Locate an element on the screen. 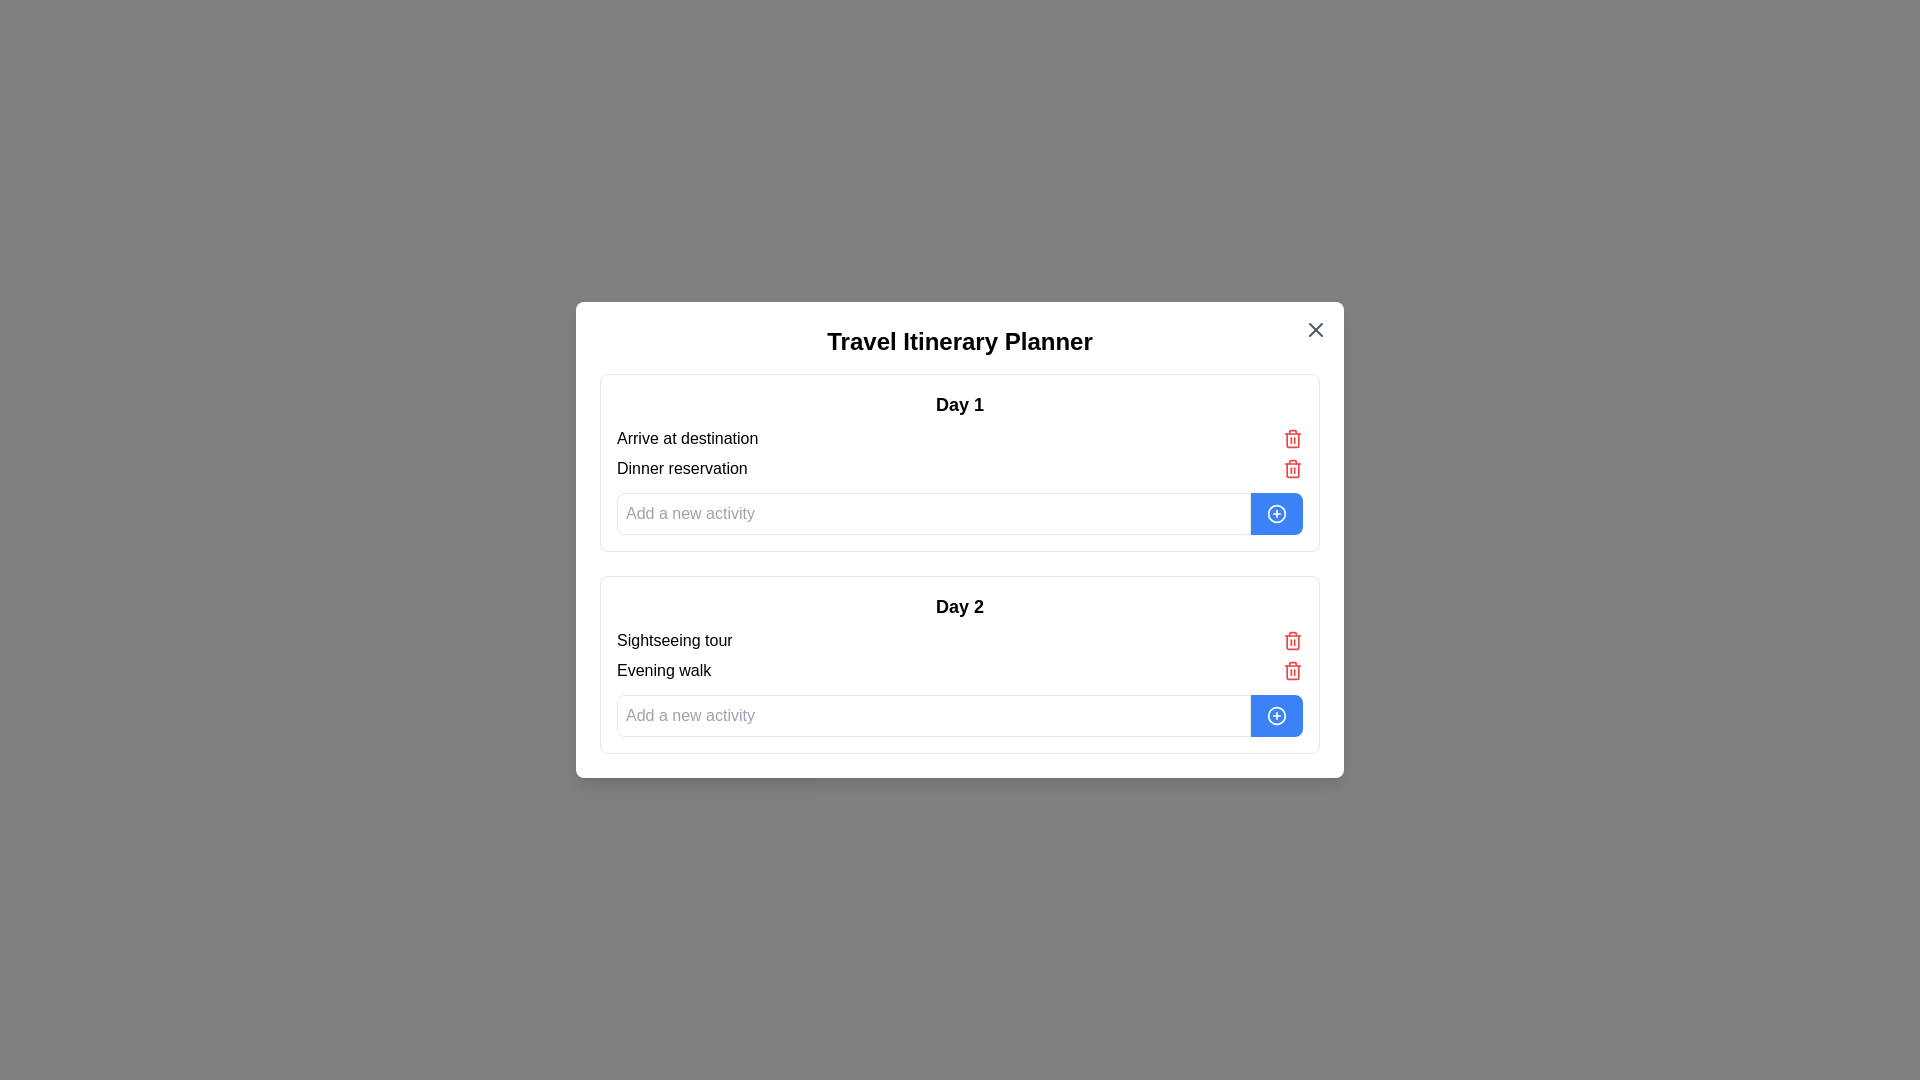 The width and height of the screenshot is (1920, 1080). the bold, large-sized header text reading 'Day 2' located at the top of the Day 2 section in the travel itinerary planner interface is located at coordinates (960, 605).